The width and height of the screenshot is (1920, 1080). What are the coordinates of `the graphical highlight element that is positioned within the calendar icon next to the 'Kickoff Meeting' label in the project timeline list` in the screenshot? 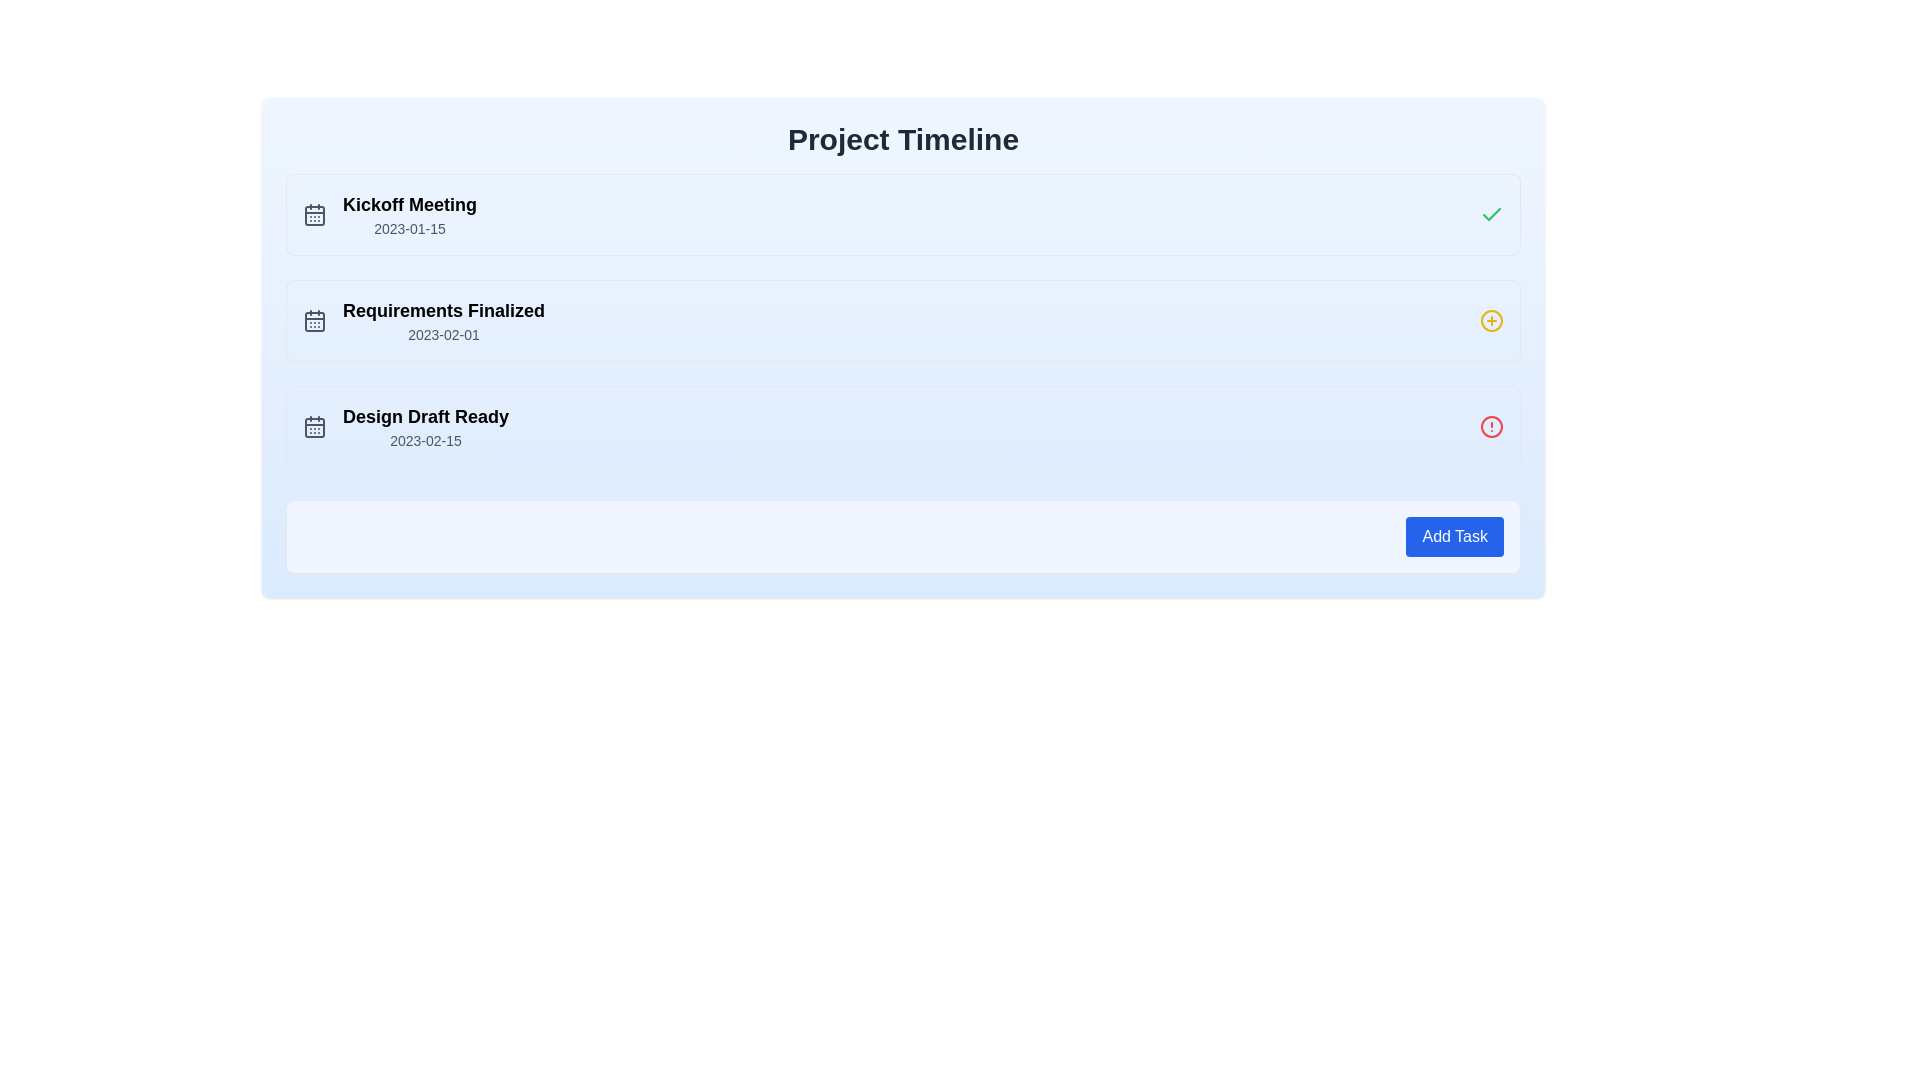 It's located at (314, 216).